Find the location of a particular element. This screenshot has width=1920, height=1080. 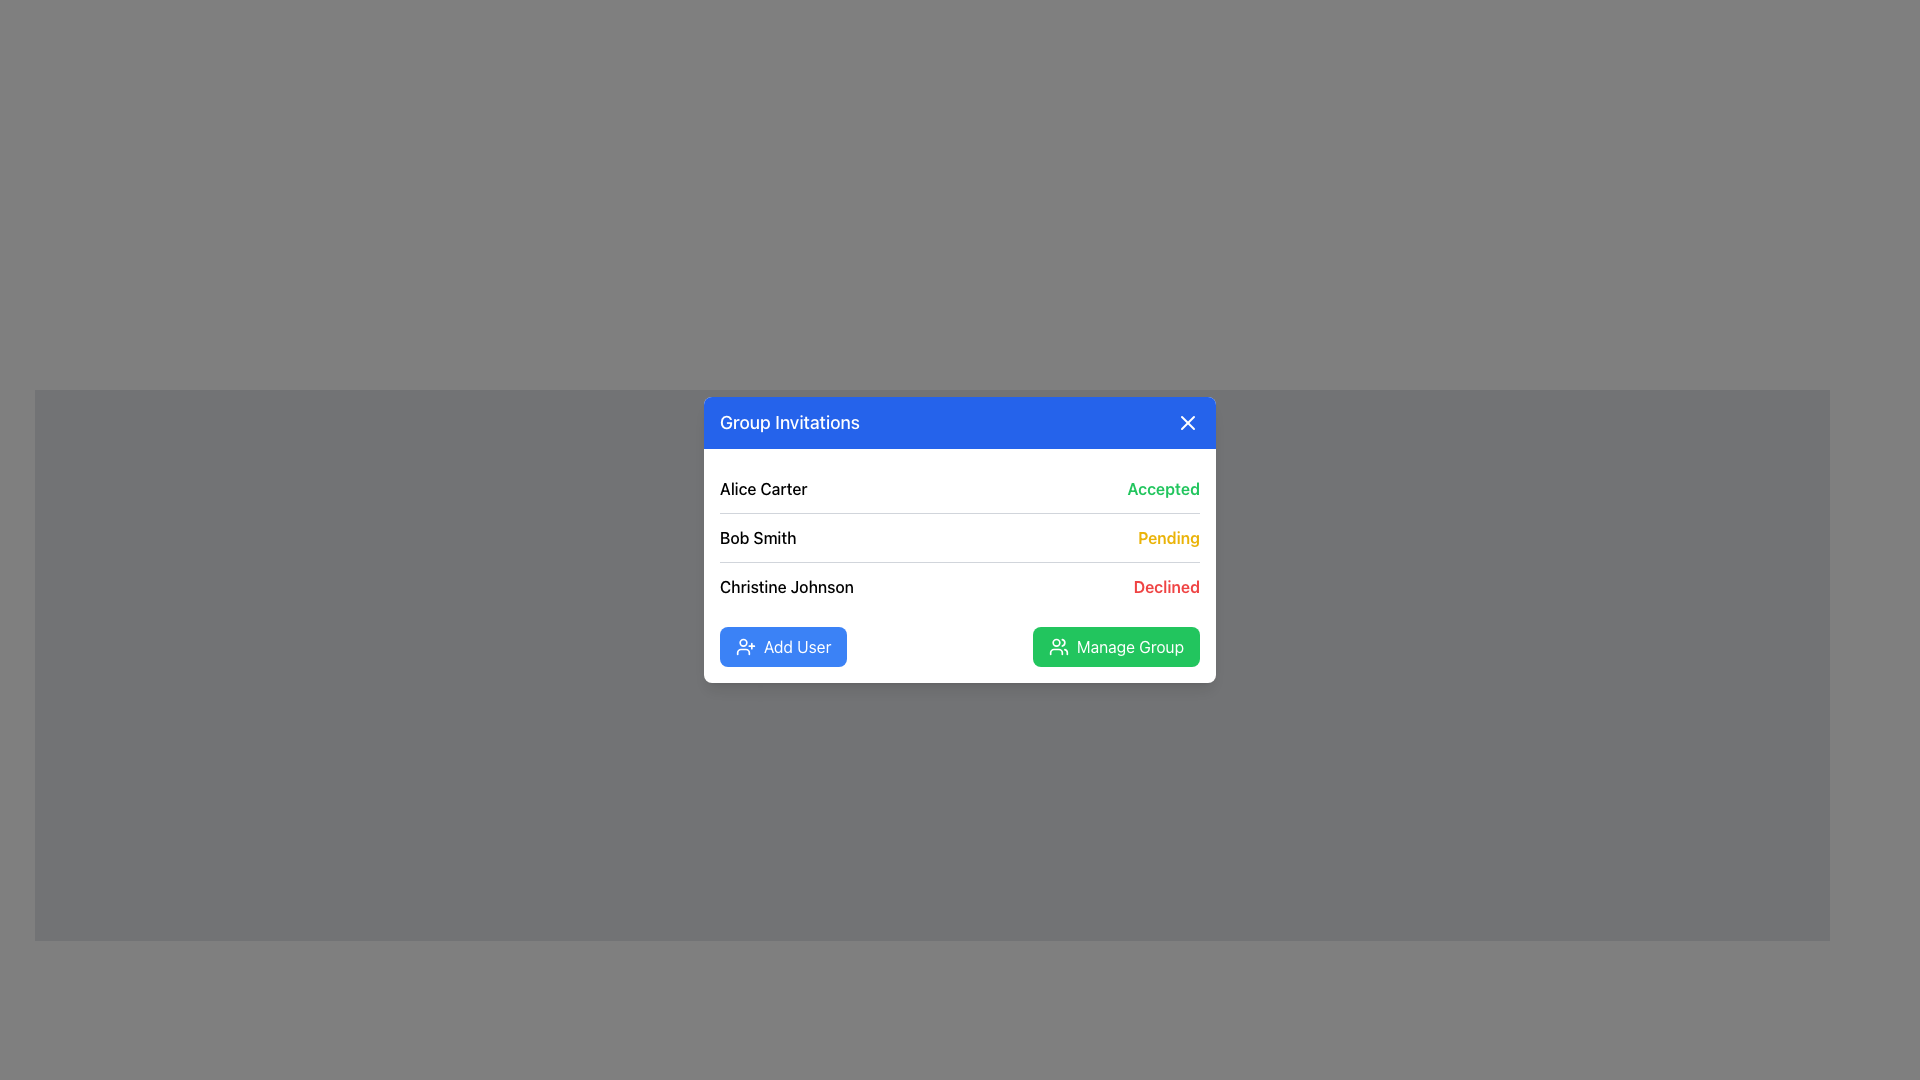

the blue rectangular 'Add User' button with rounded corners located in the bottom-left corner of the dialog box is located at coordinates (782, 647).